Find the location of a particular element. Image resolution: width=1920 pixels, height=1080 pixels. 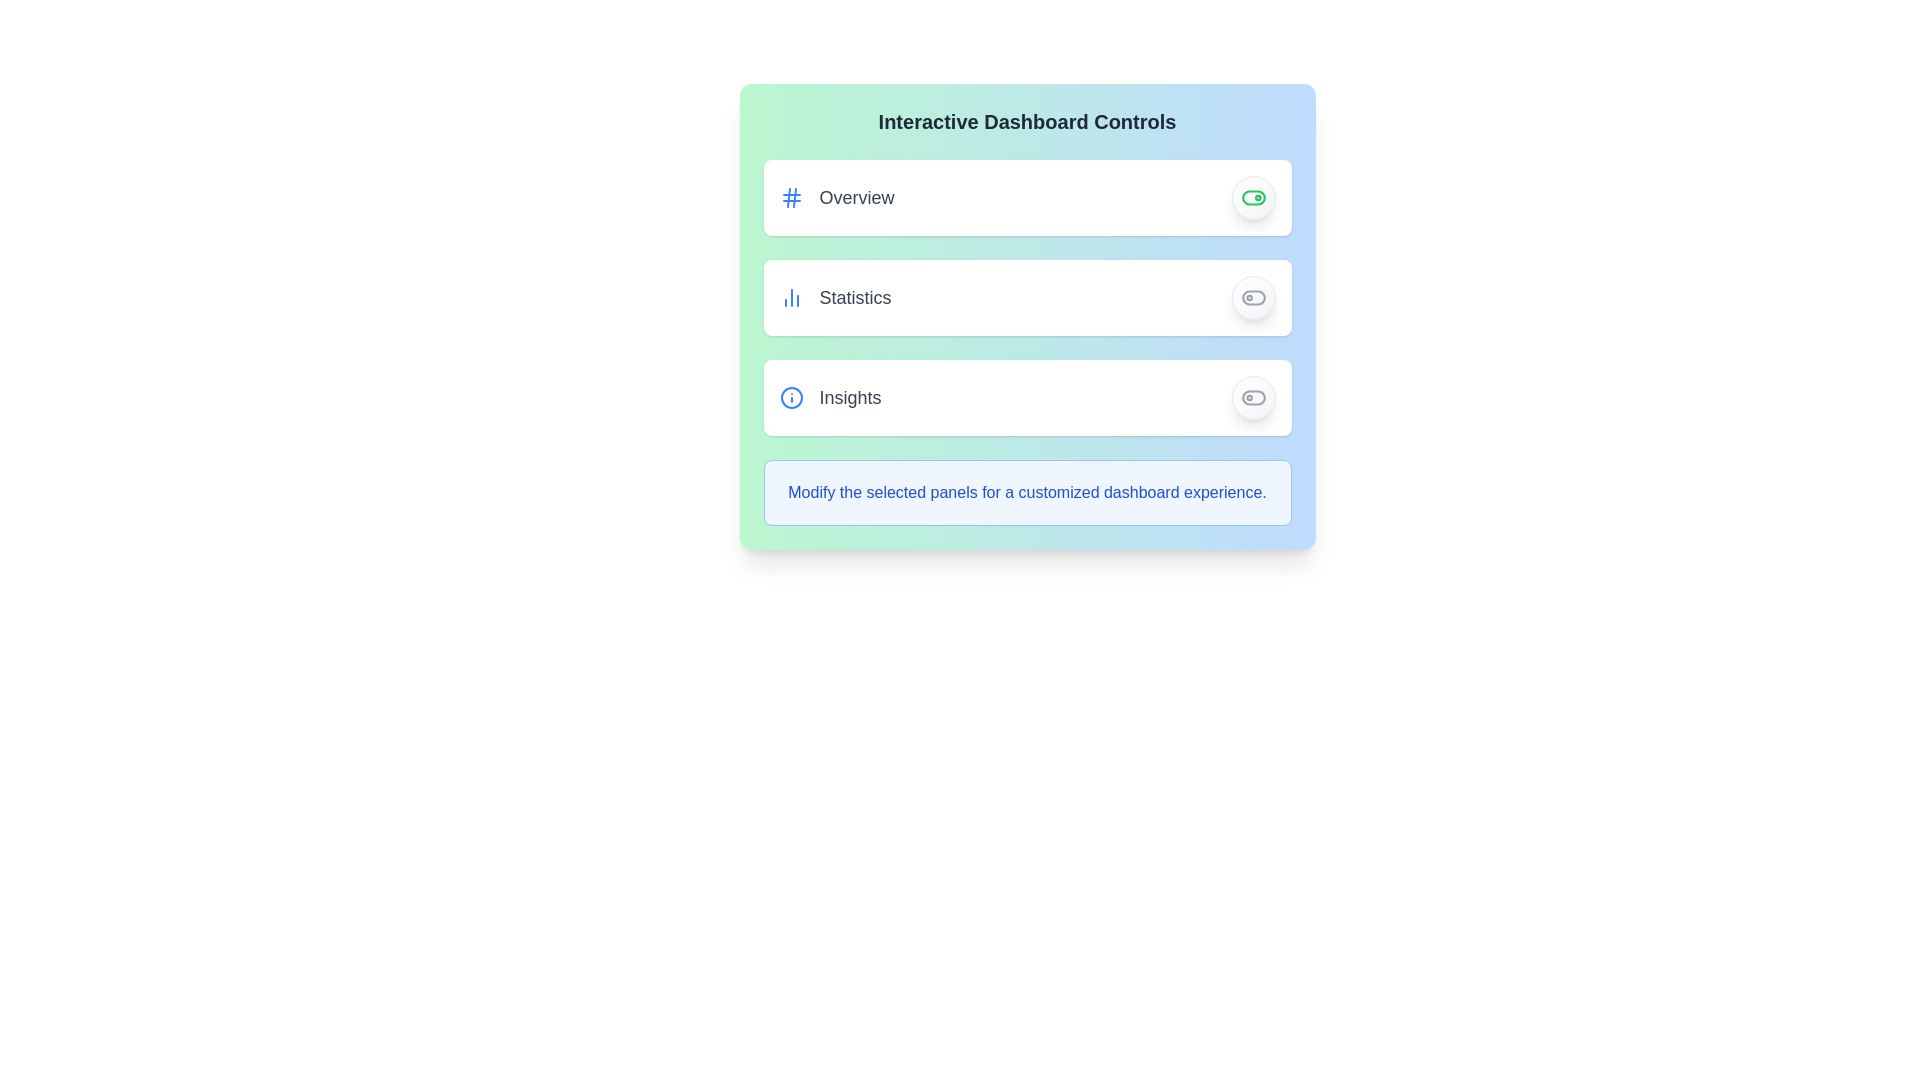

the 'Insights' element, which consists of a blue informational icon and a dark gray text label, positioned as the third item in the vertical list below 'Statistics' is located at coordinates (830, 397).